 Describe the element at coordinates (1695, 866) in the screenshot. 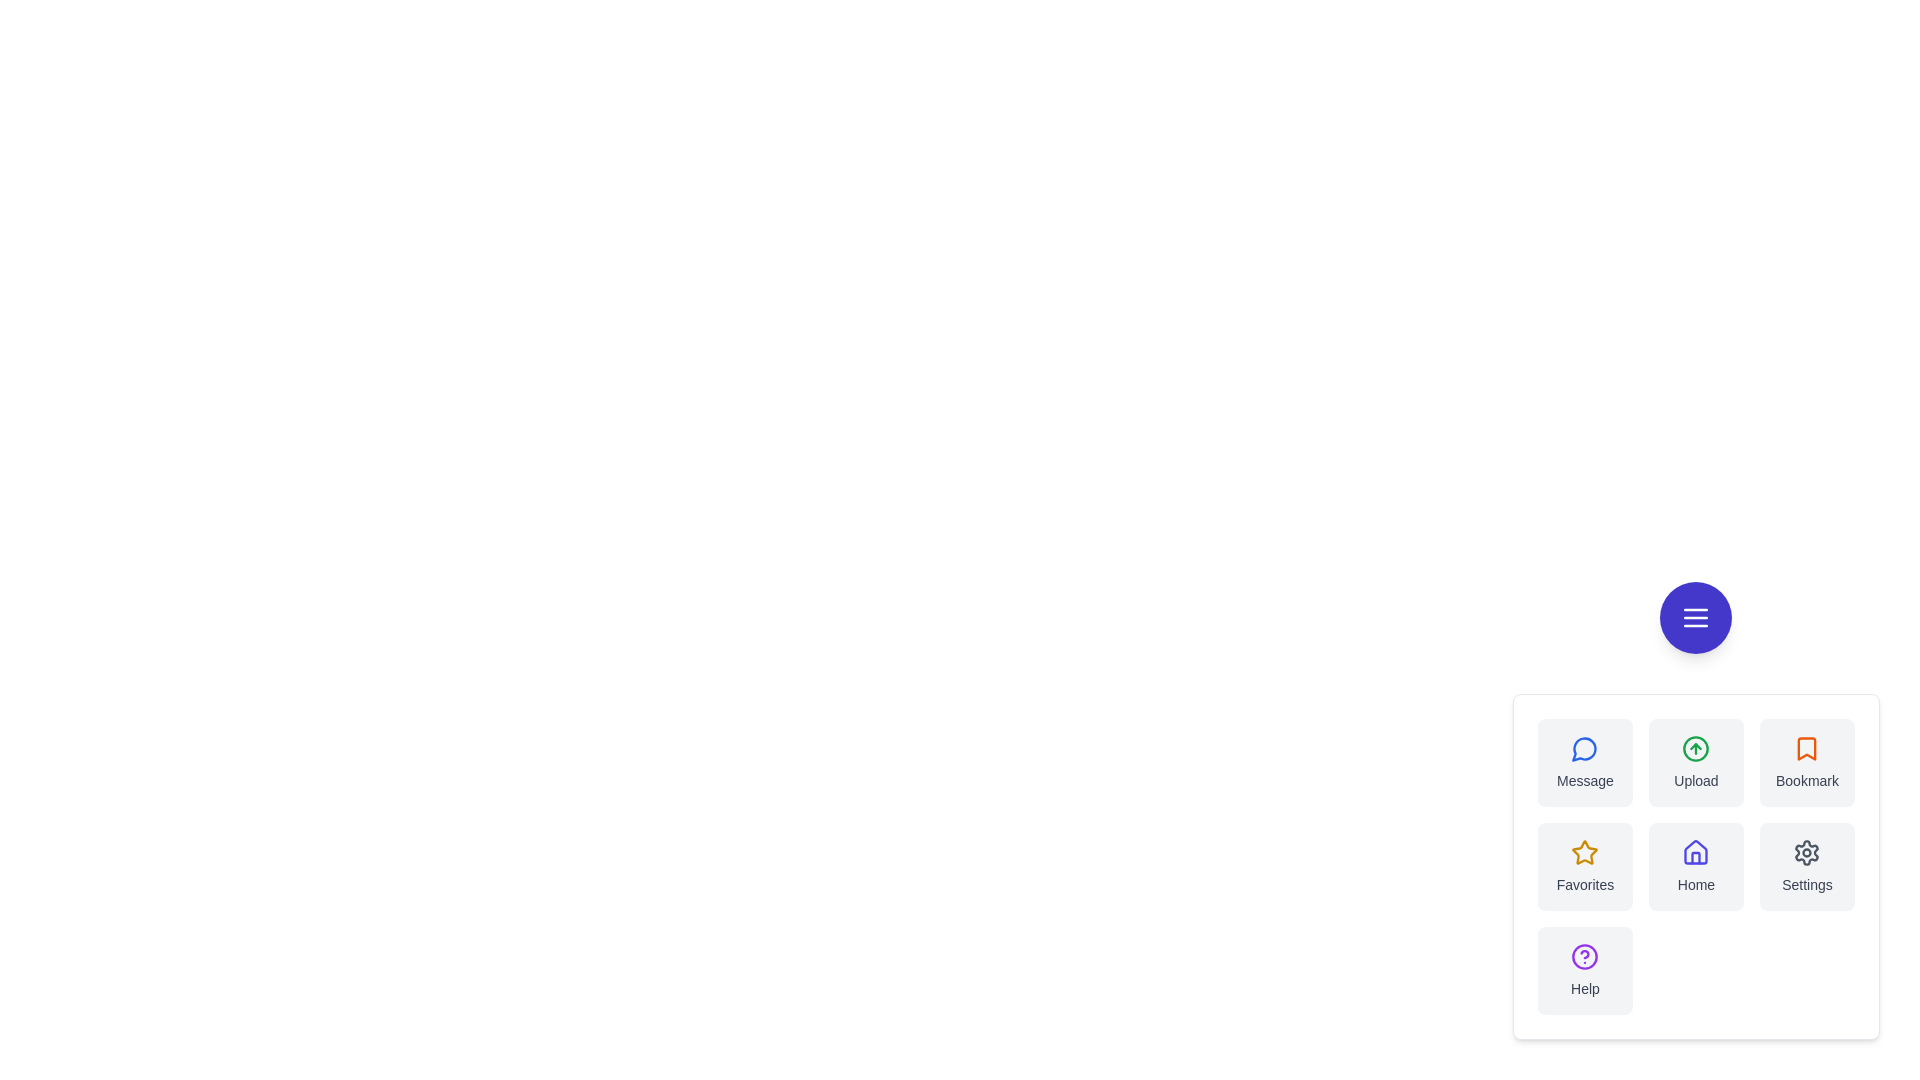

I see `the Home button in the speed dial menu` at that location.